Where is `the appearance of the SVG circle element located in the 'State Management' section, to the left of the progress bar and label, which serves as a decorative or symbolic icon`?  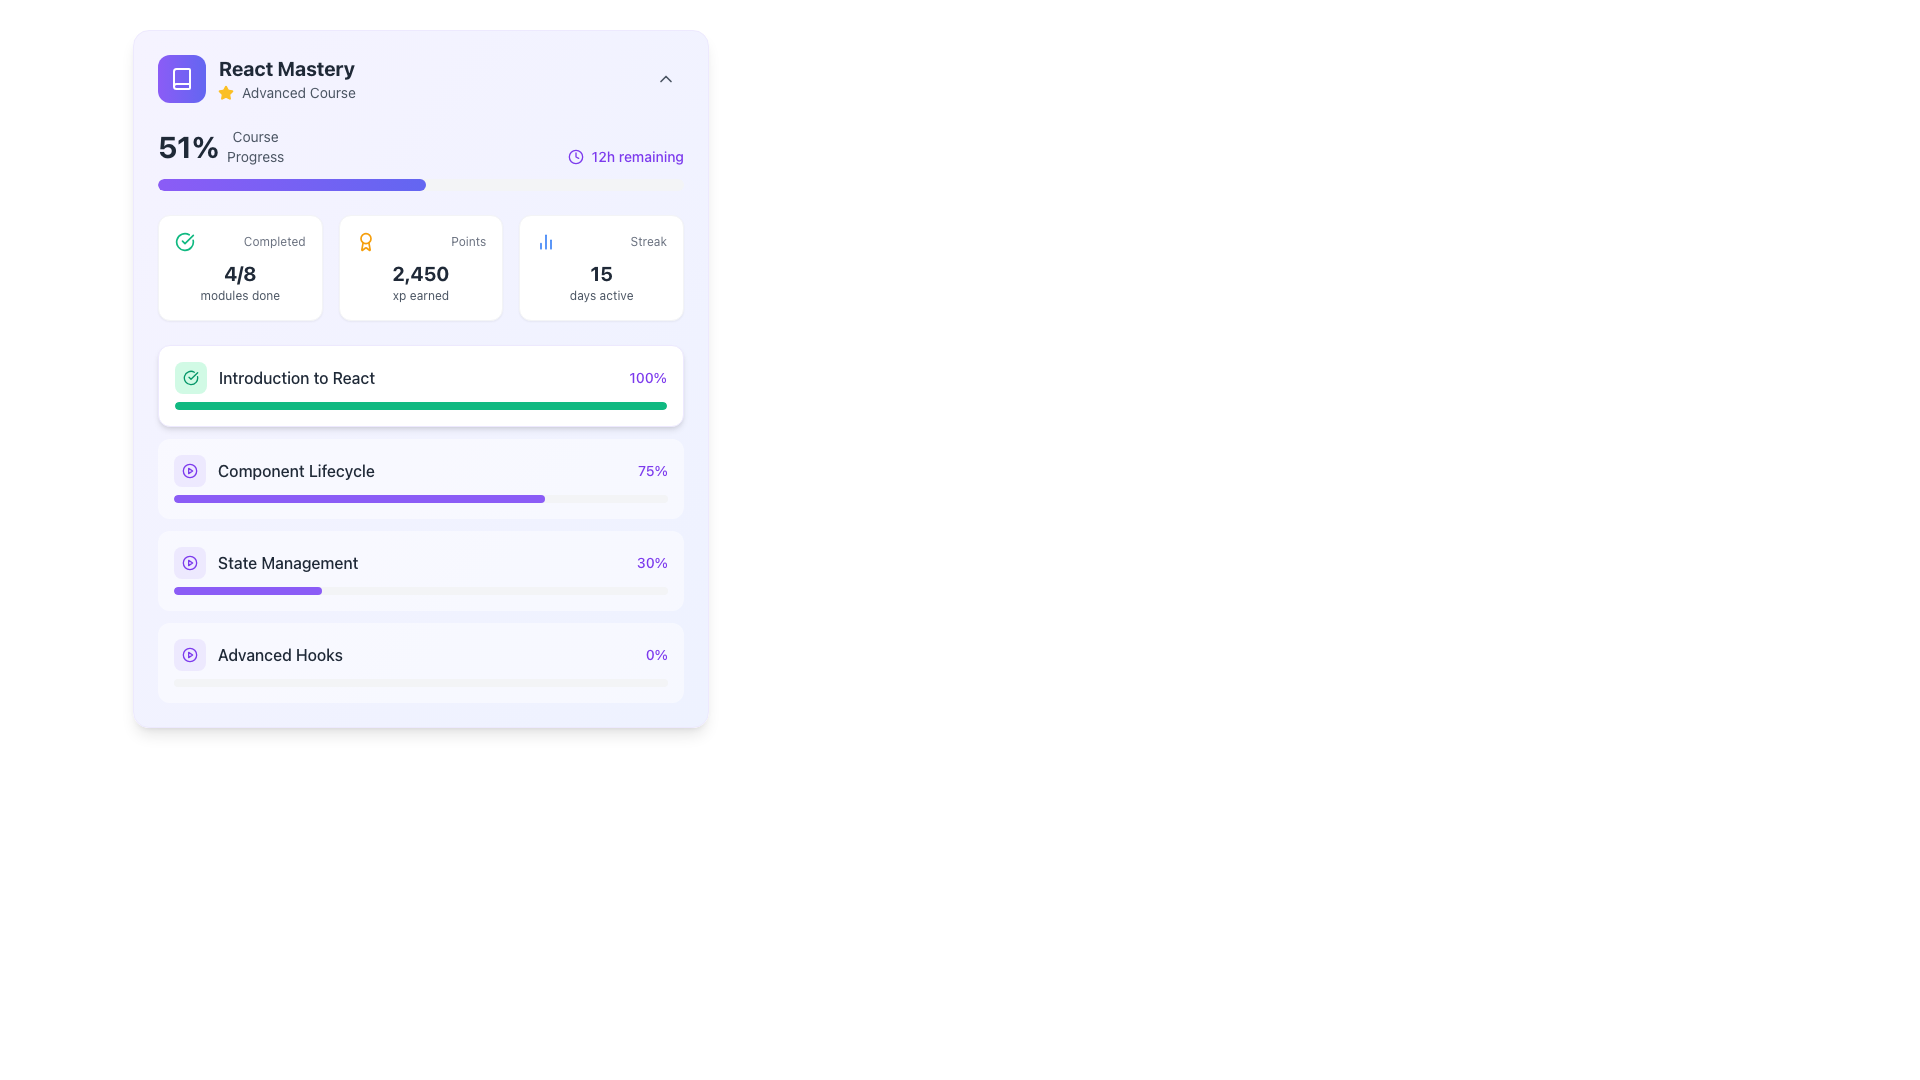 the appearance of the SVG circle element located in the 'State Management' section, to the left of the progress bar and label, which serves as a decorative or symbolic icon is located at coordinates (190, 563).